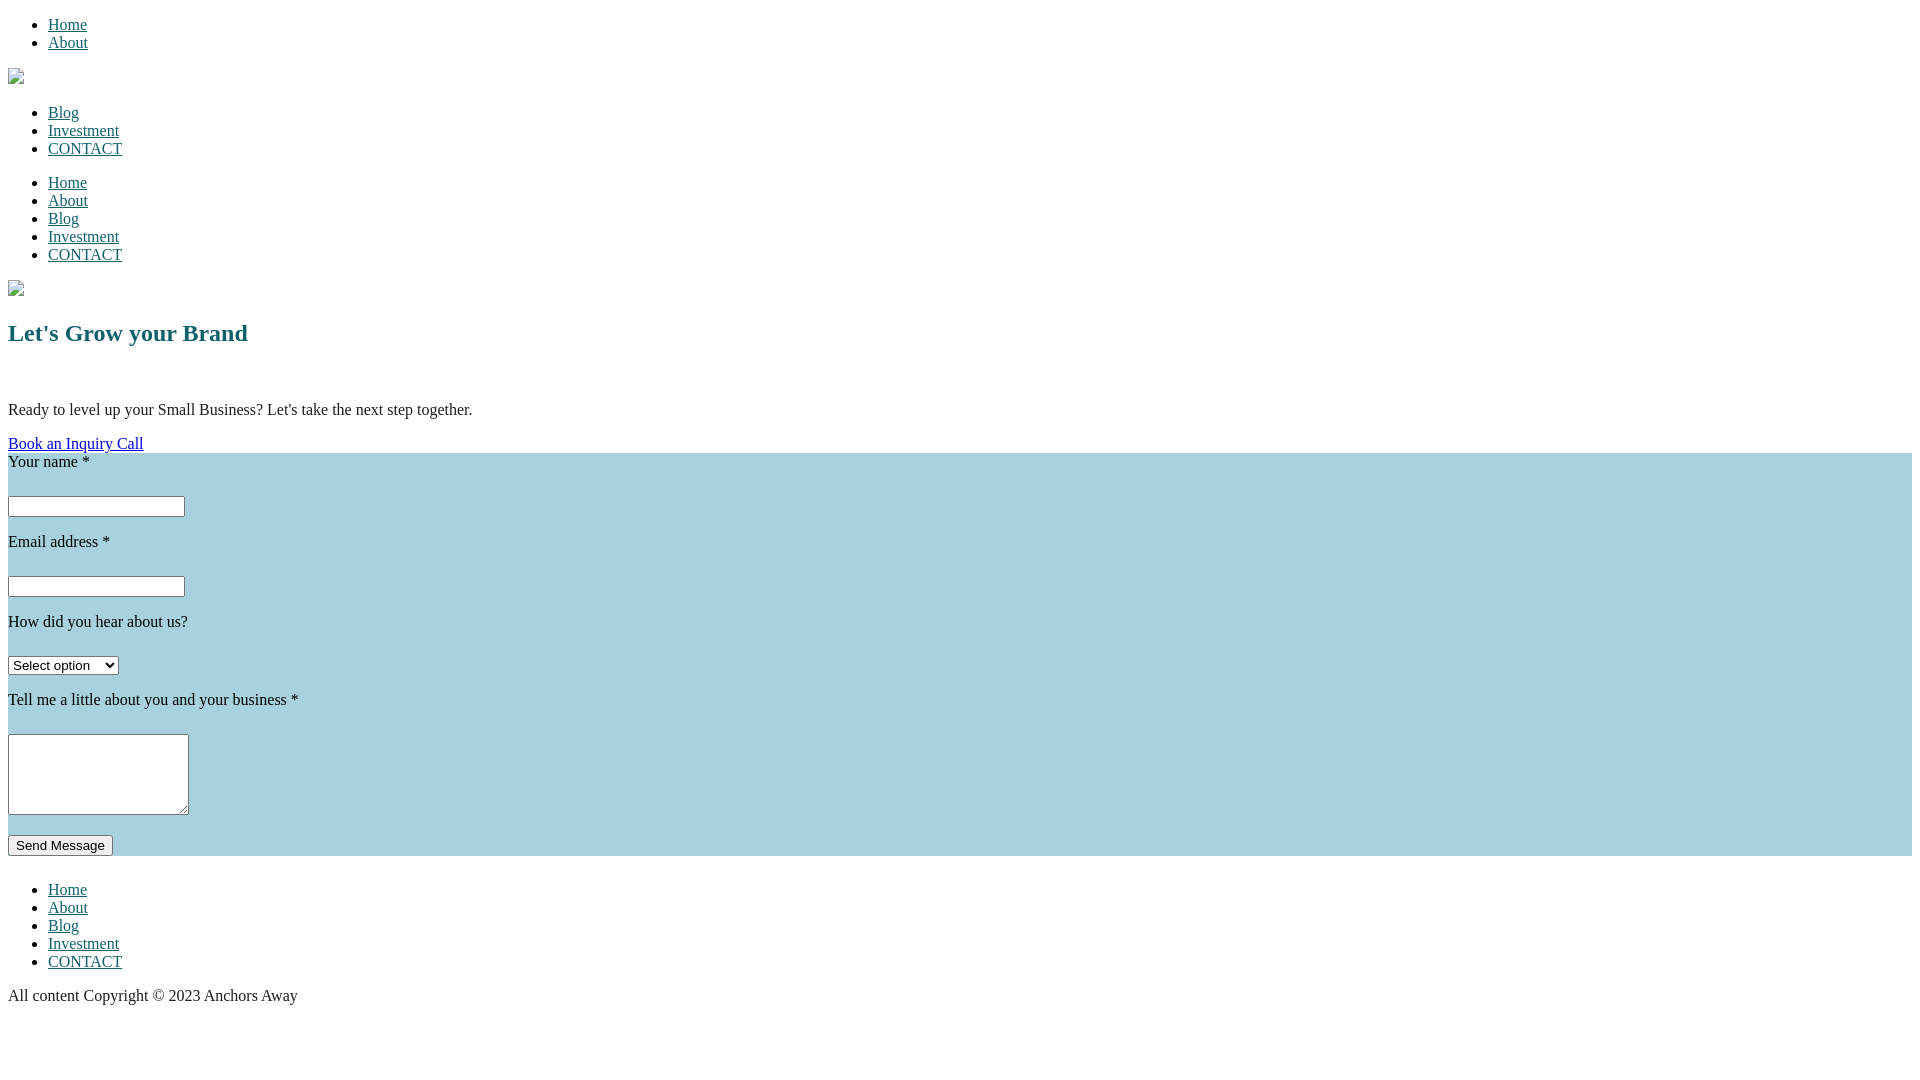 The image size is (1920, 1080). I want to click on 'Blog', so click(63, 218).